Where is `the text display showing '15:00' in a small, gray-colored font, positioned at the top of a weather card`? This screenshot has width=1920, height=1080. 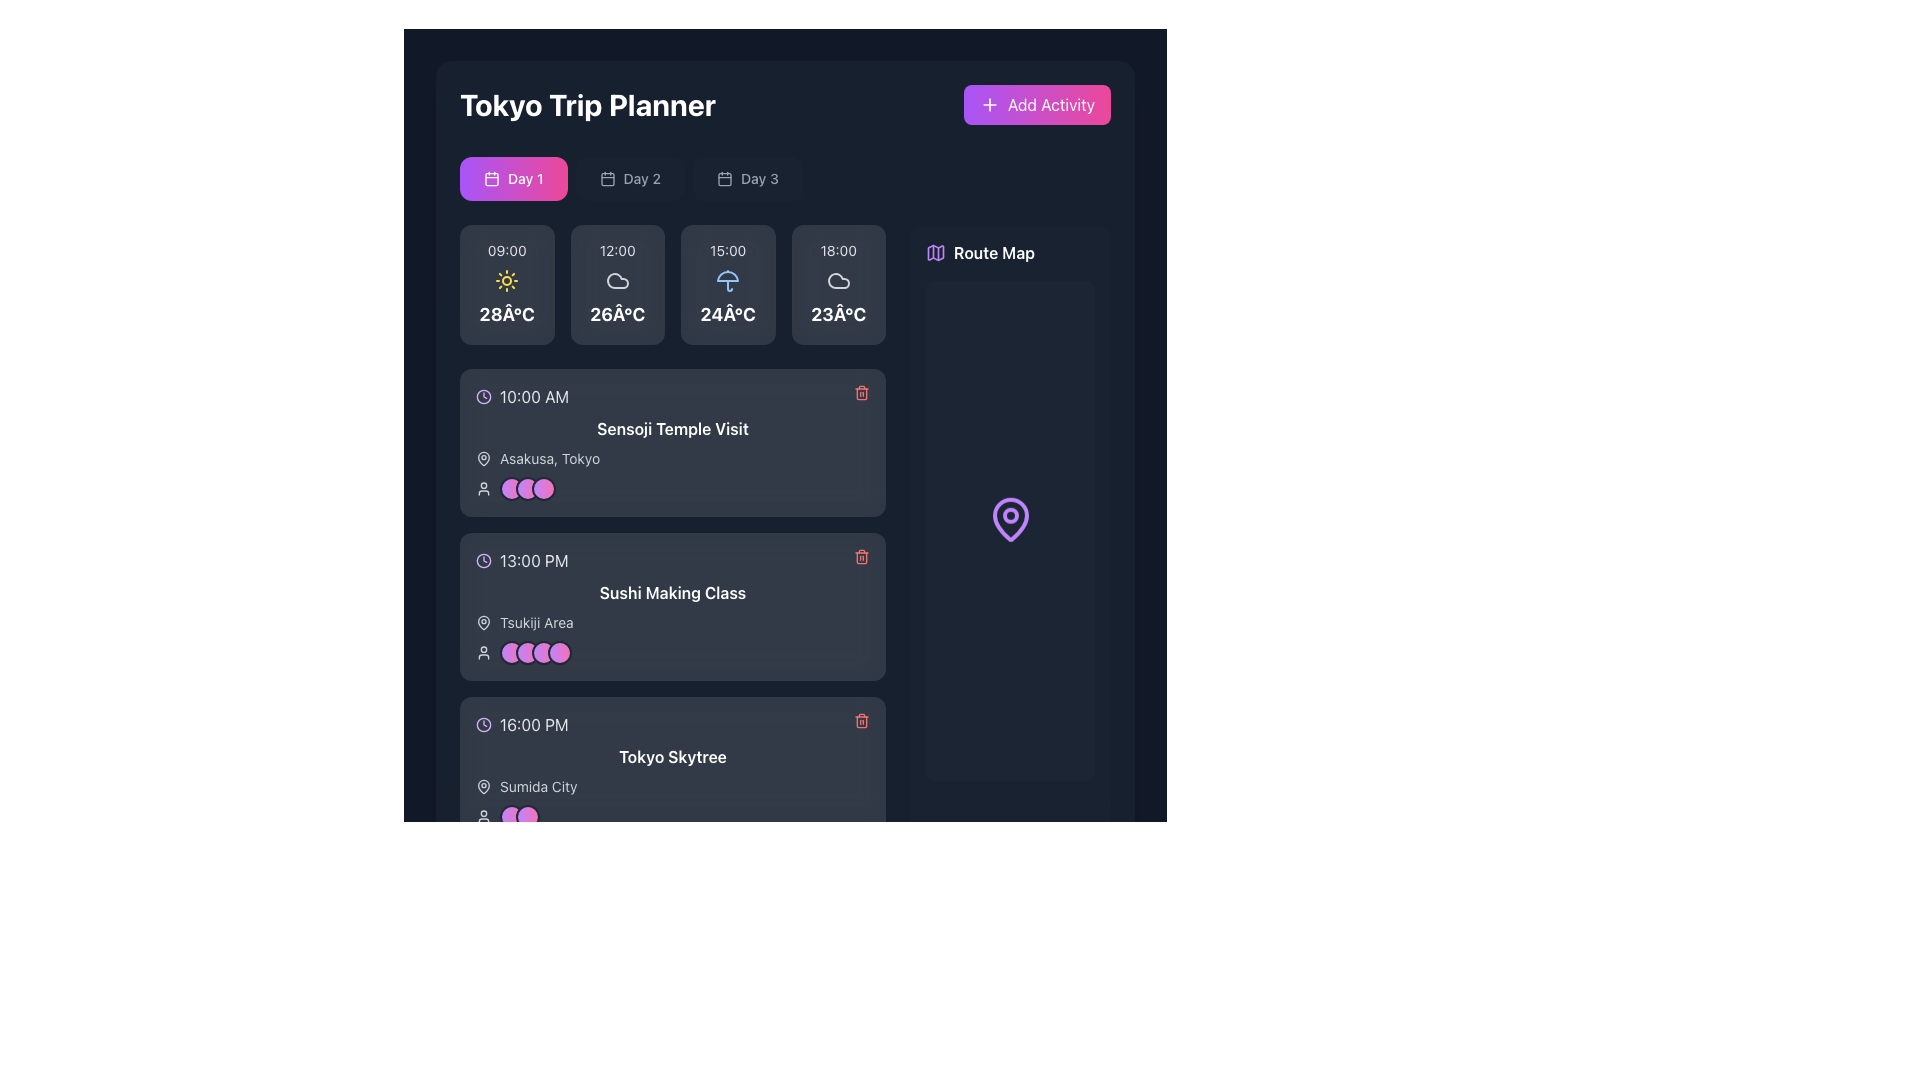
the text display showing '15:00' in a small, gray-colored font, positioned at the top of a weather card is located at coordinates (727, 249).